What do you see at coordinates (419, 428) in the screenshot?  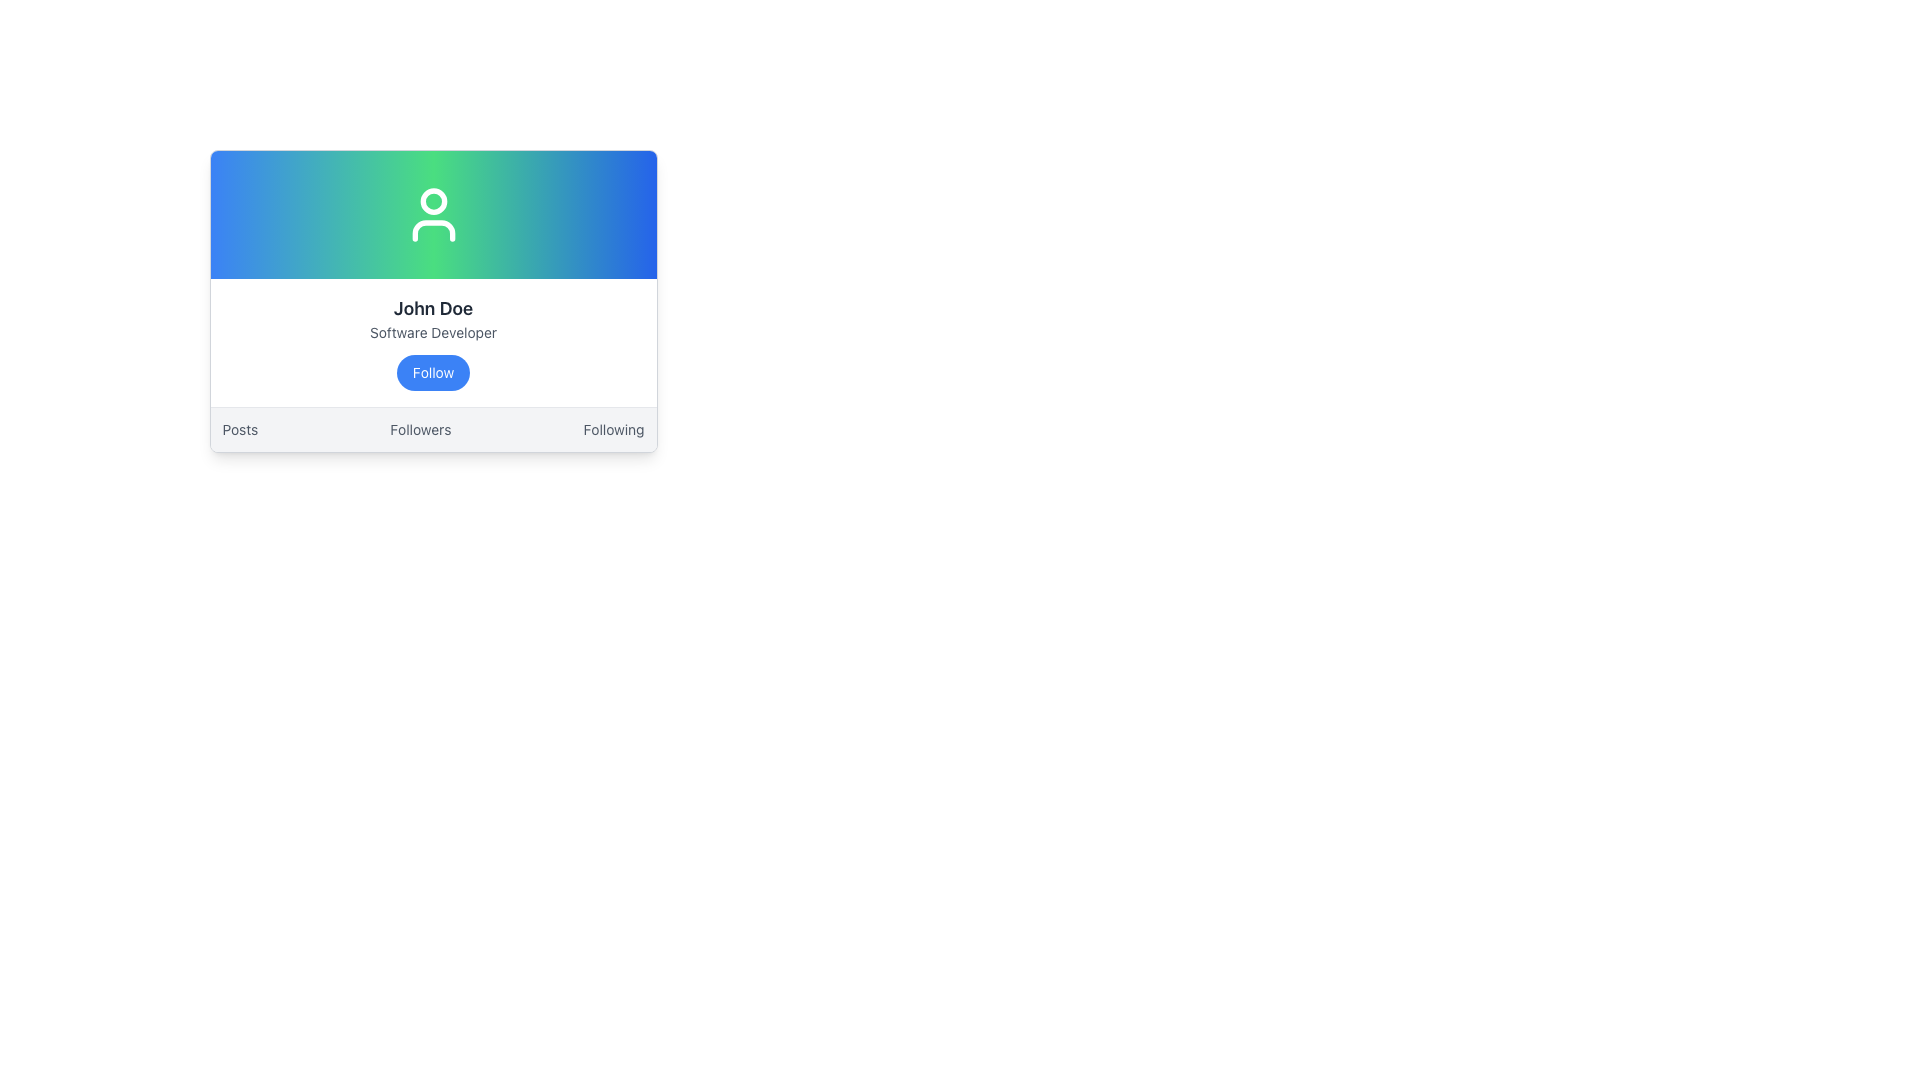 I see `the 'Followers' hyperlink in the navigation bar at the bottom of the profile card` at bounding box center [419, 428].